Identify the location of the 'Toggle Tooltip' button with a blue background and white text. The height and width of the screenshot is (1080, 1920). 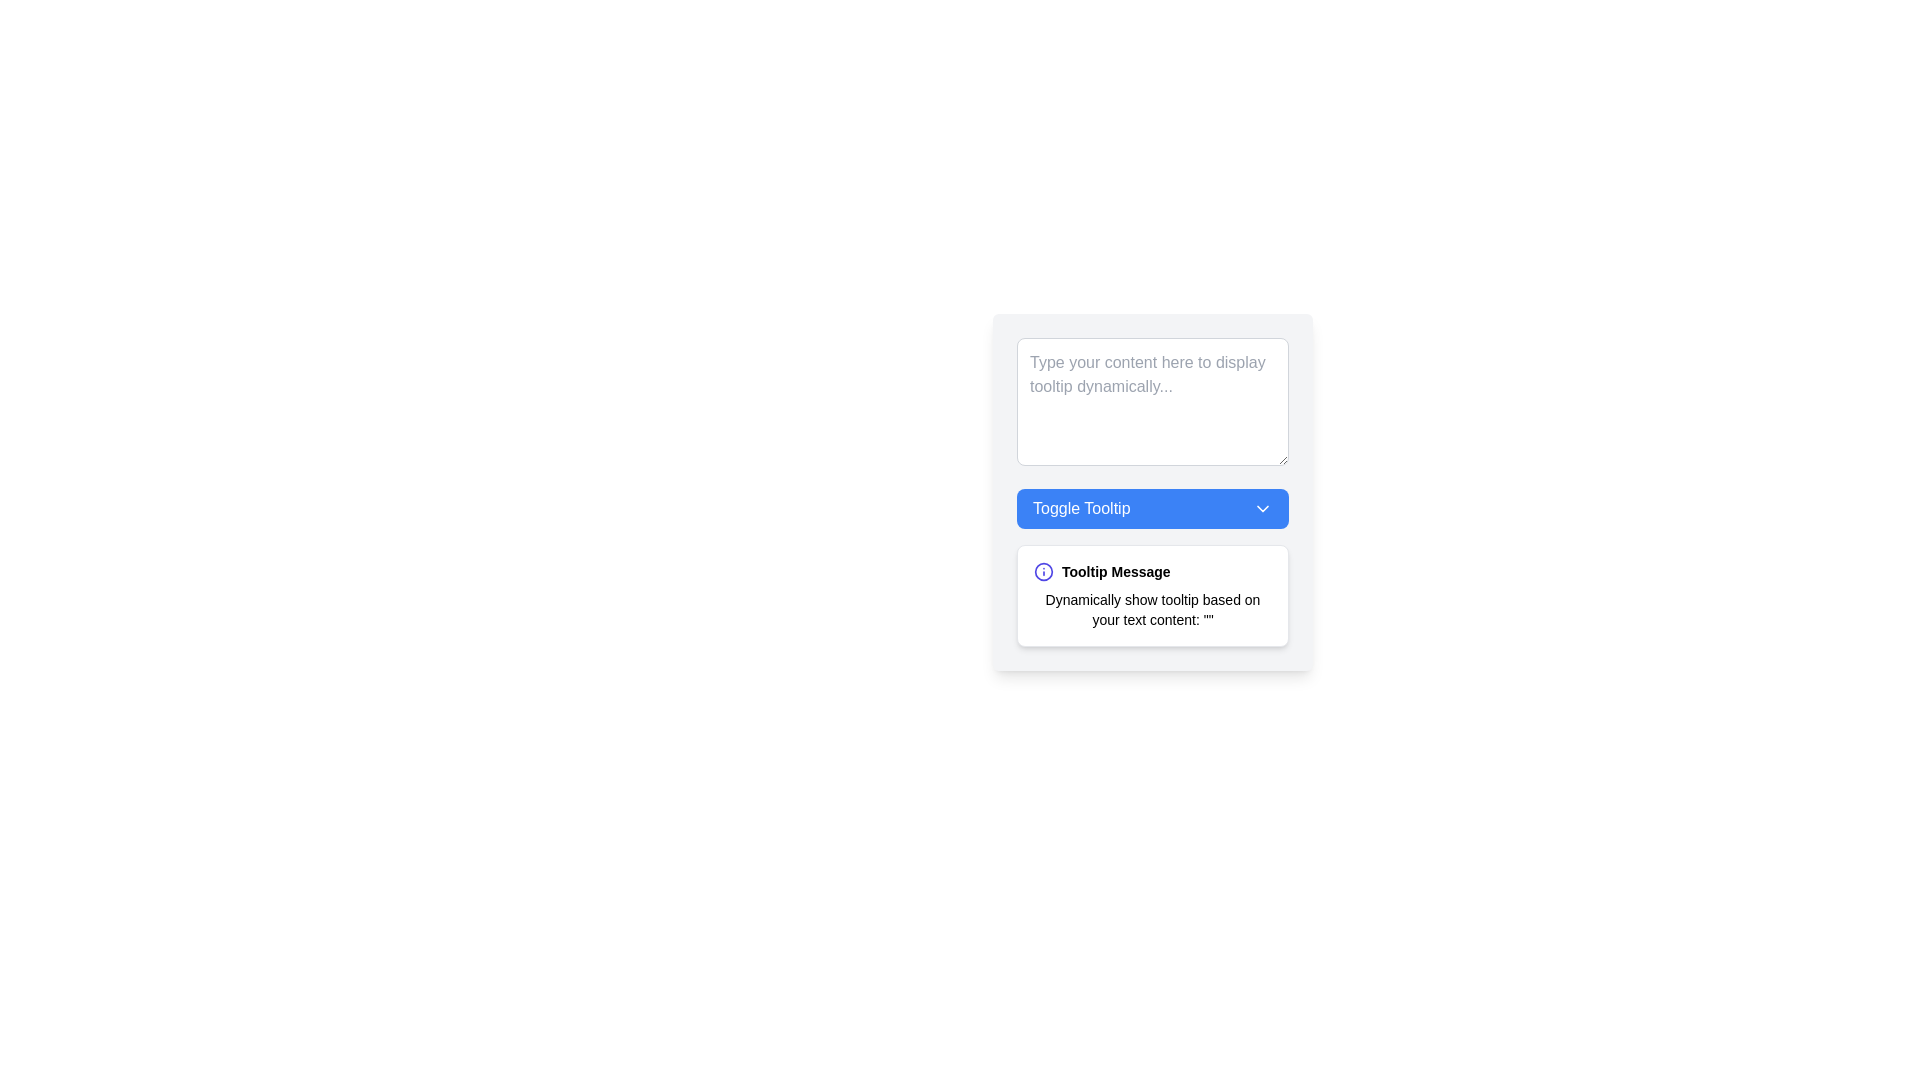
(1152, 508).